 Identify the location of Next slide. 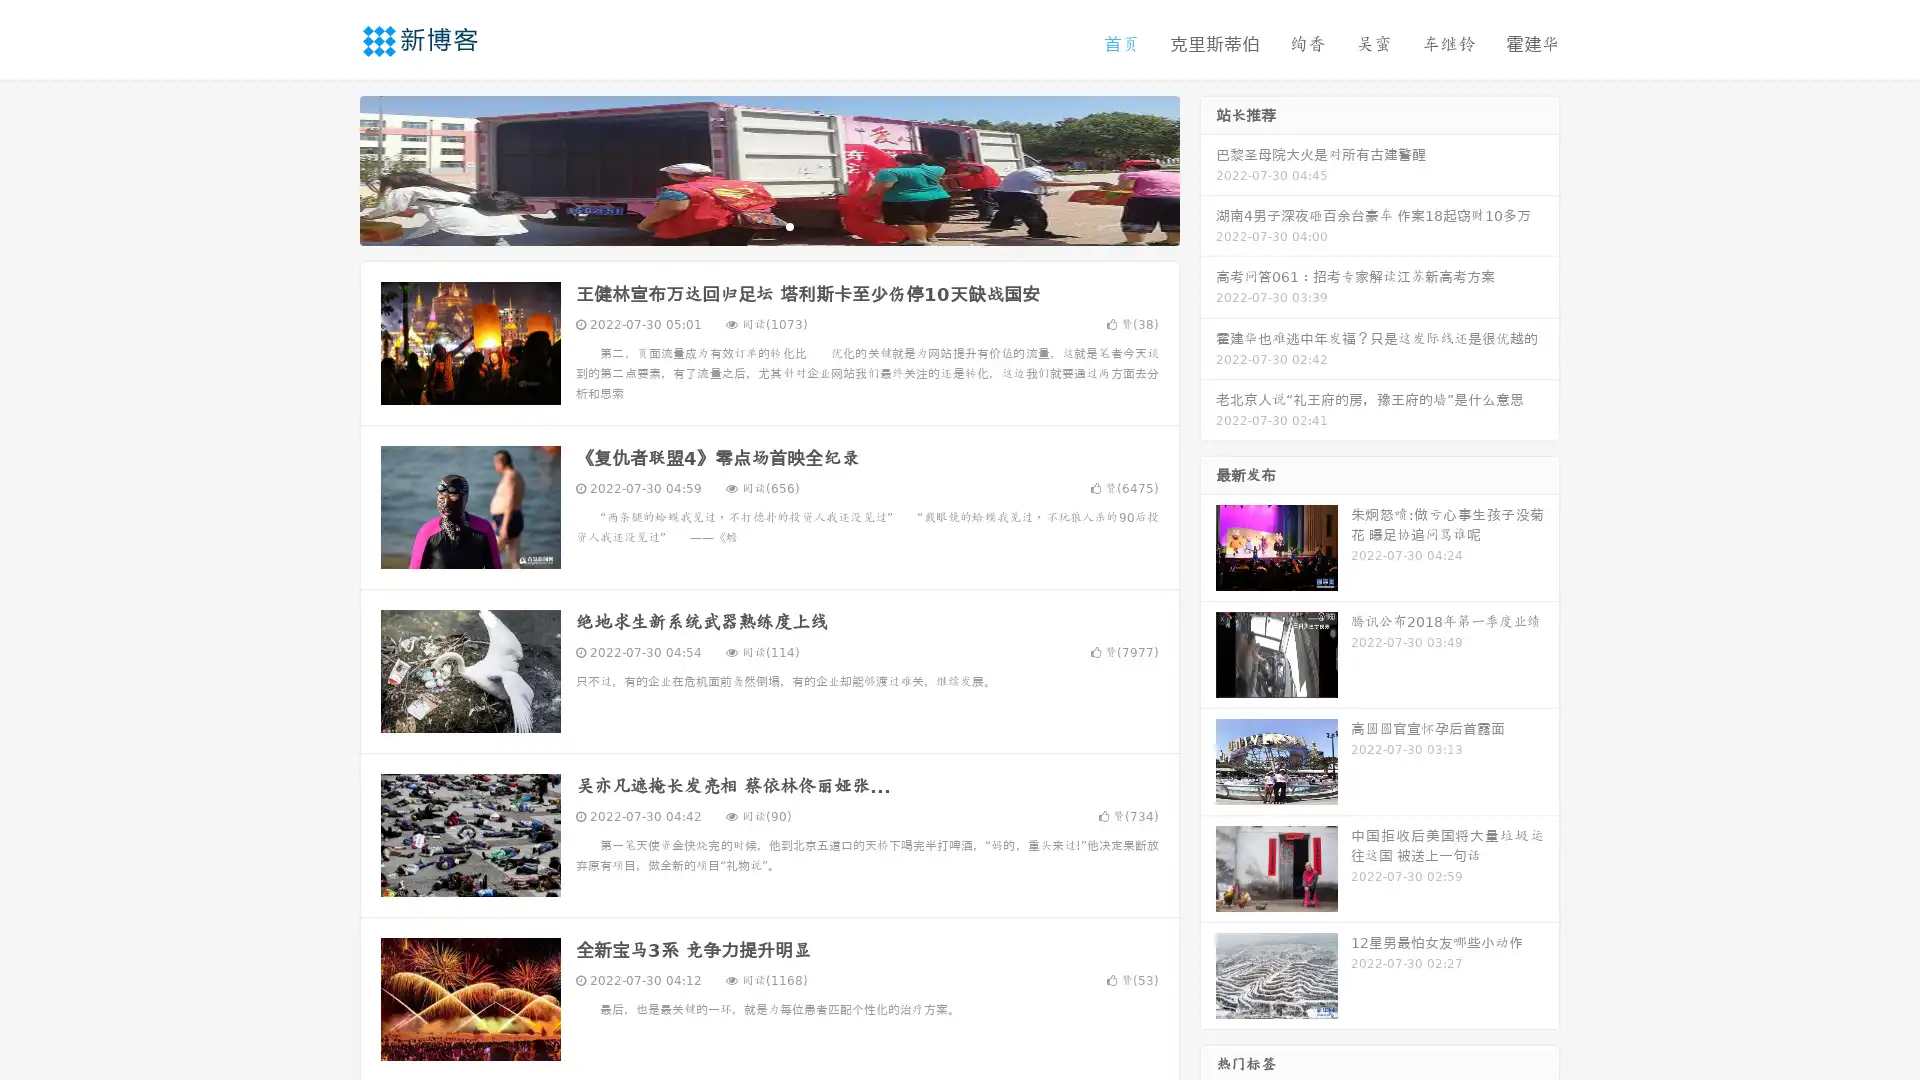
(1208, 168).